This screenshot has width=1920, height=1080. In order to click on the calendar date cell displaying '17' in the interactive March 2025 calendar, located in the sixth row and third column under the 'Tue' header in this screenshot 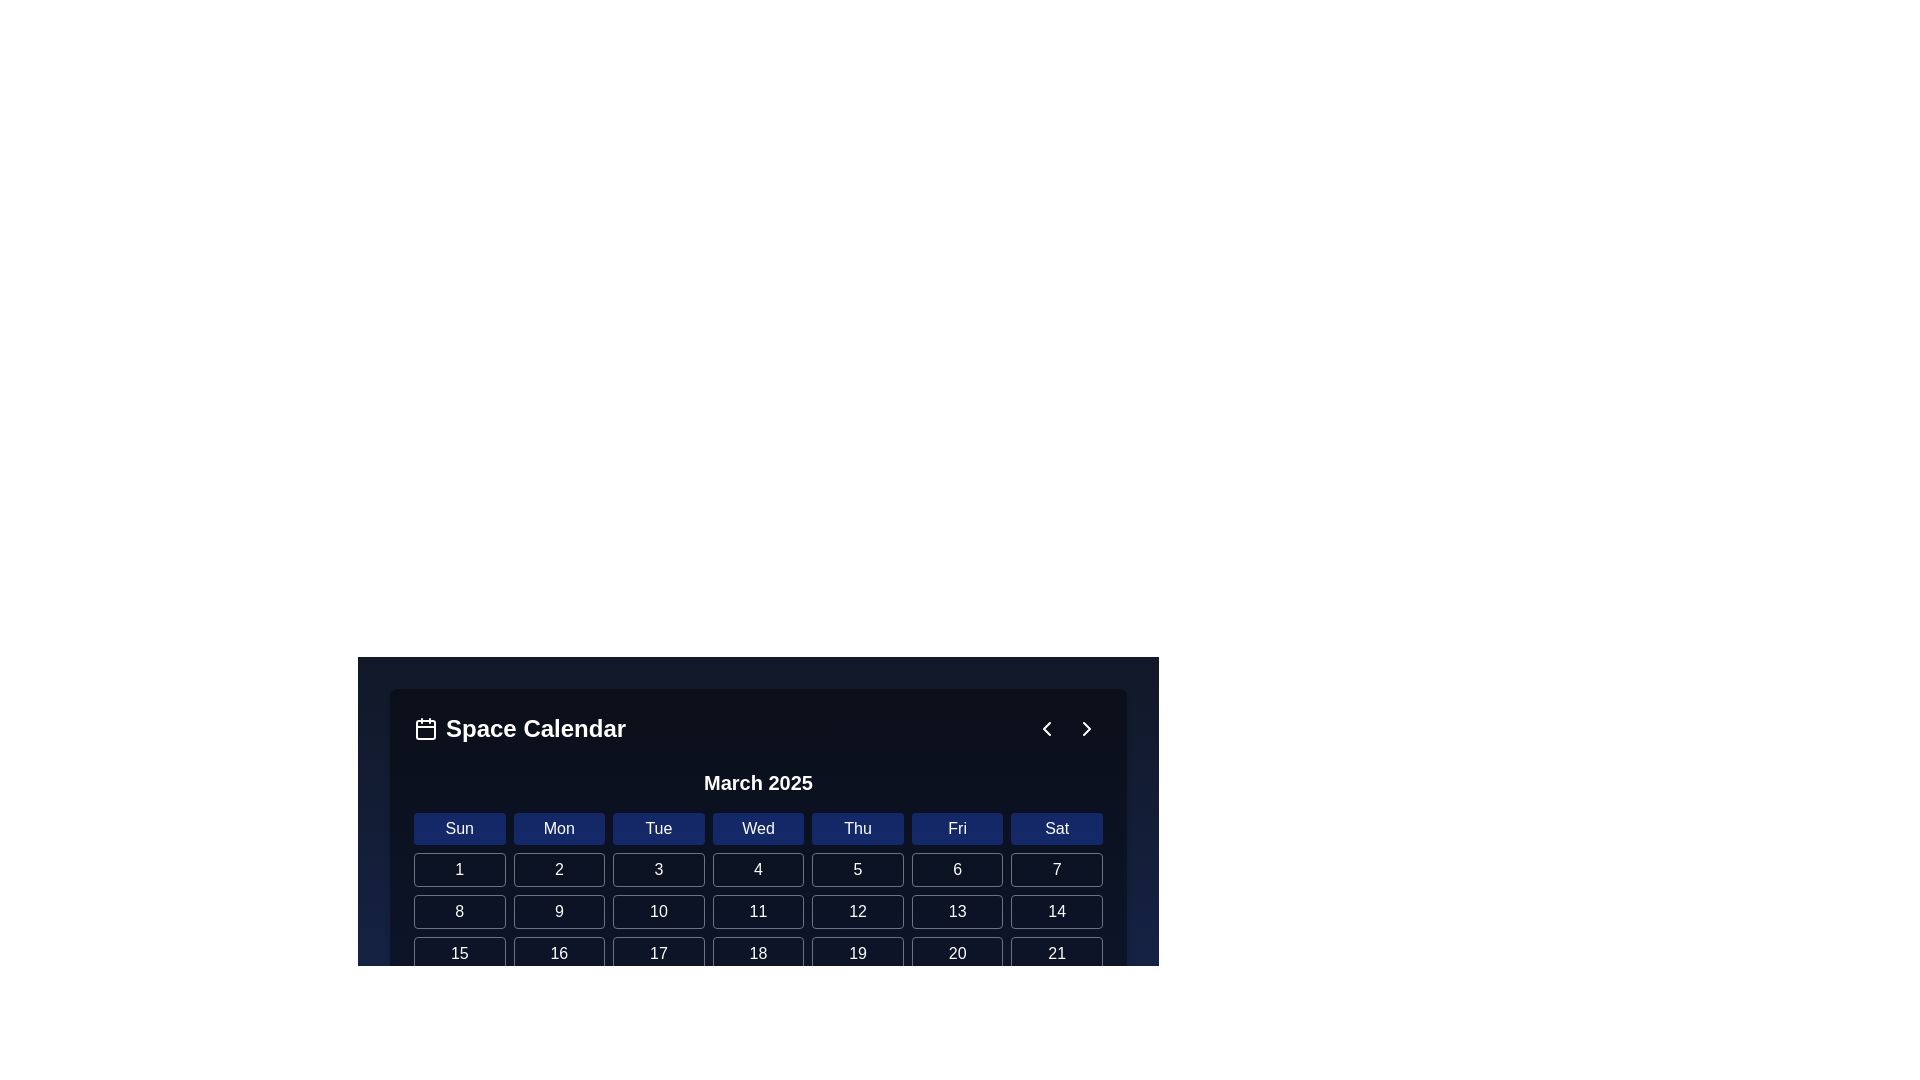, I will do `click(658, 952)`.